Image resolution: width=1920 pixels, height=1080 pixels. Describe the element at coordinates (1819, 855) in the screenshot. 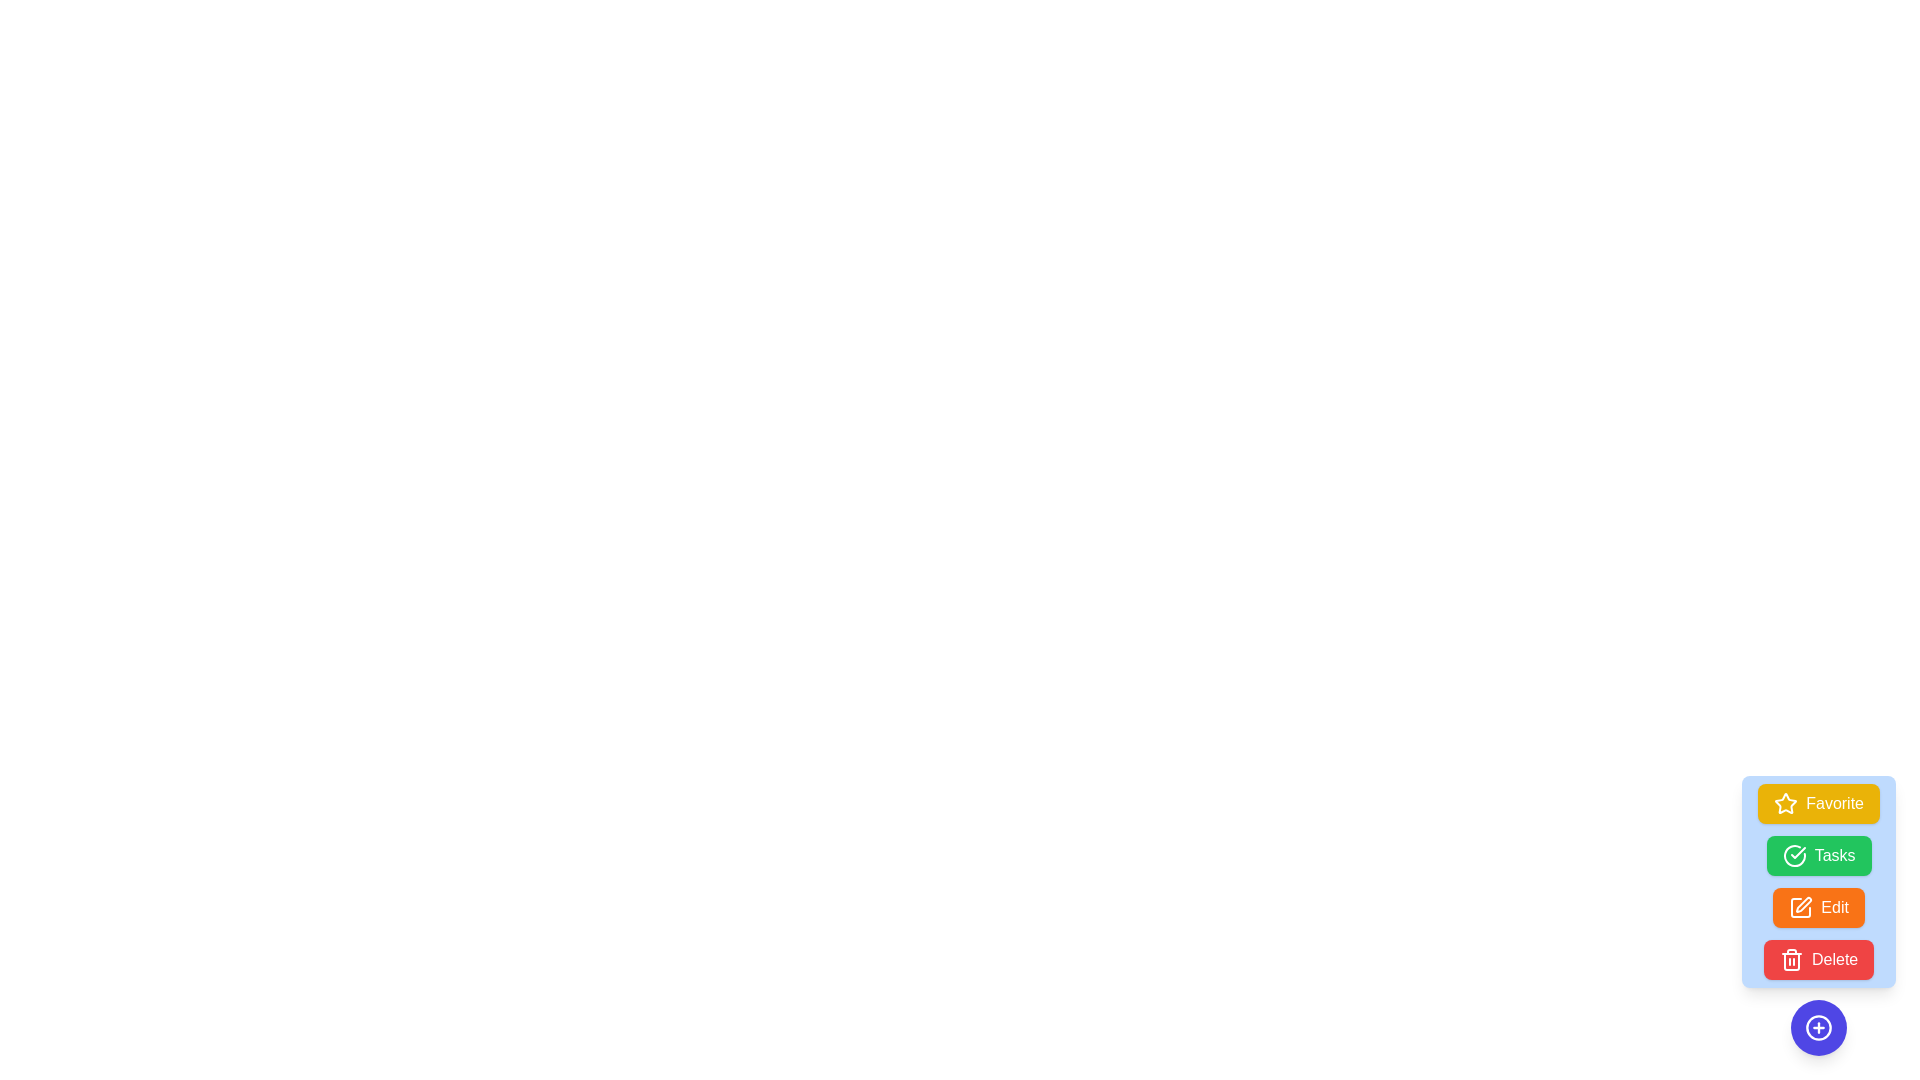

I see `the green 'Tasks' button with rounded corners that has a checkmark icon and white text, located below the yellow 'Favorite' button and above the orange 'Edit' button` at that location.